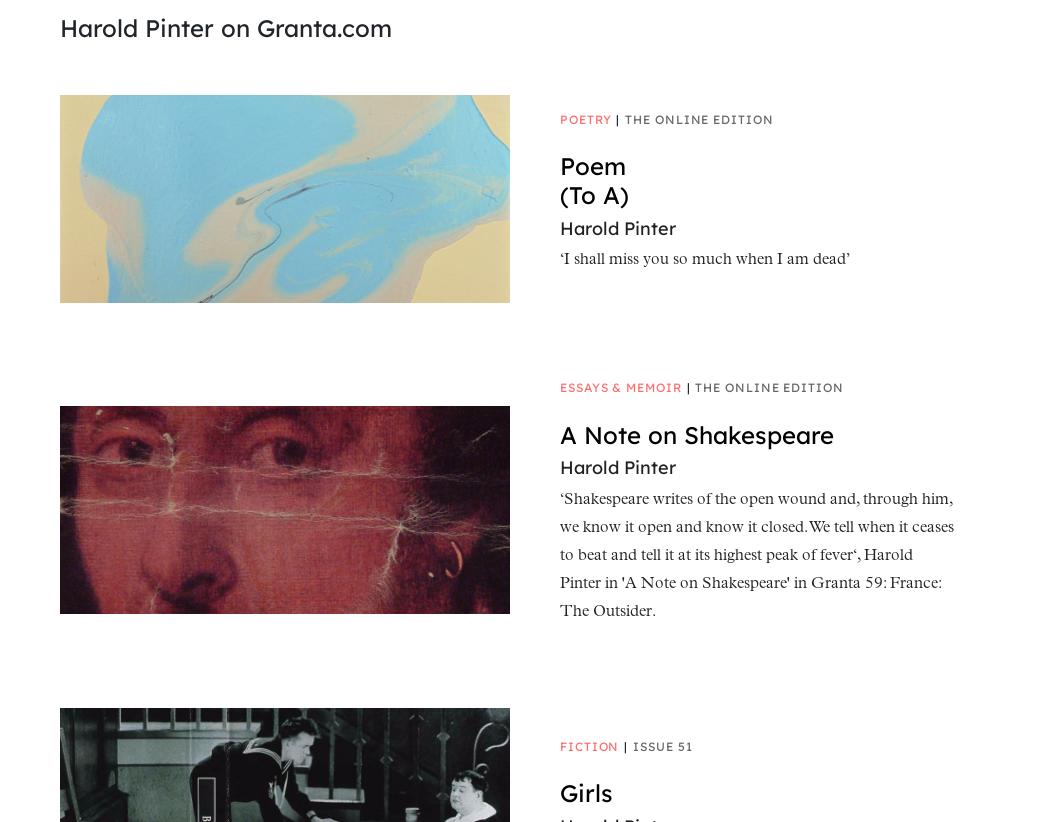 The width and height of the screenshot is (1050, 822). What do you see at coordinates (696, 433) in the screenshot?
I see `'A Note on Shakespeare'` at bounding box center [696, 433].